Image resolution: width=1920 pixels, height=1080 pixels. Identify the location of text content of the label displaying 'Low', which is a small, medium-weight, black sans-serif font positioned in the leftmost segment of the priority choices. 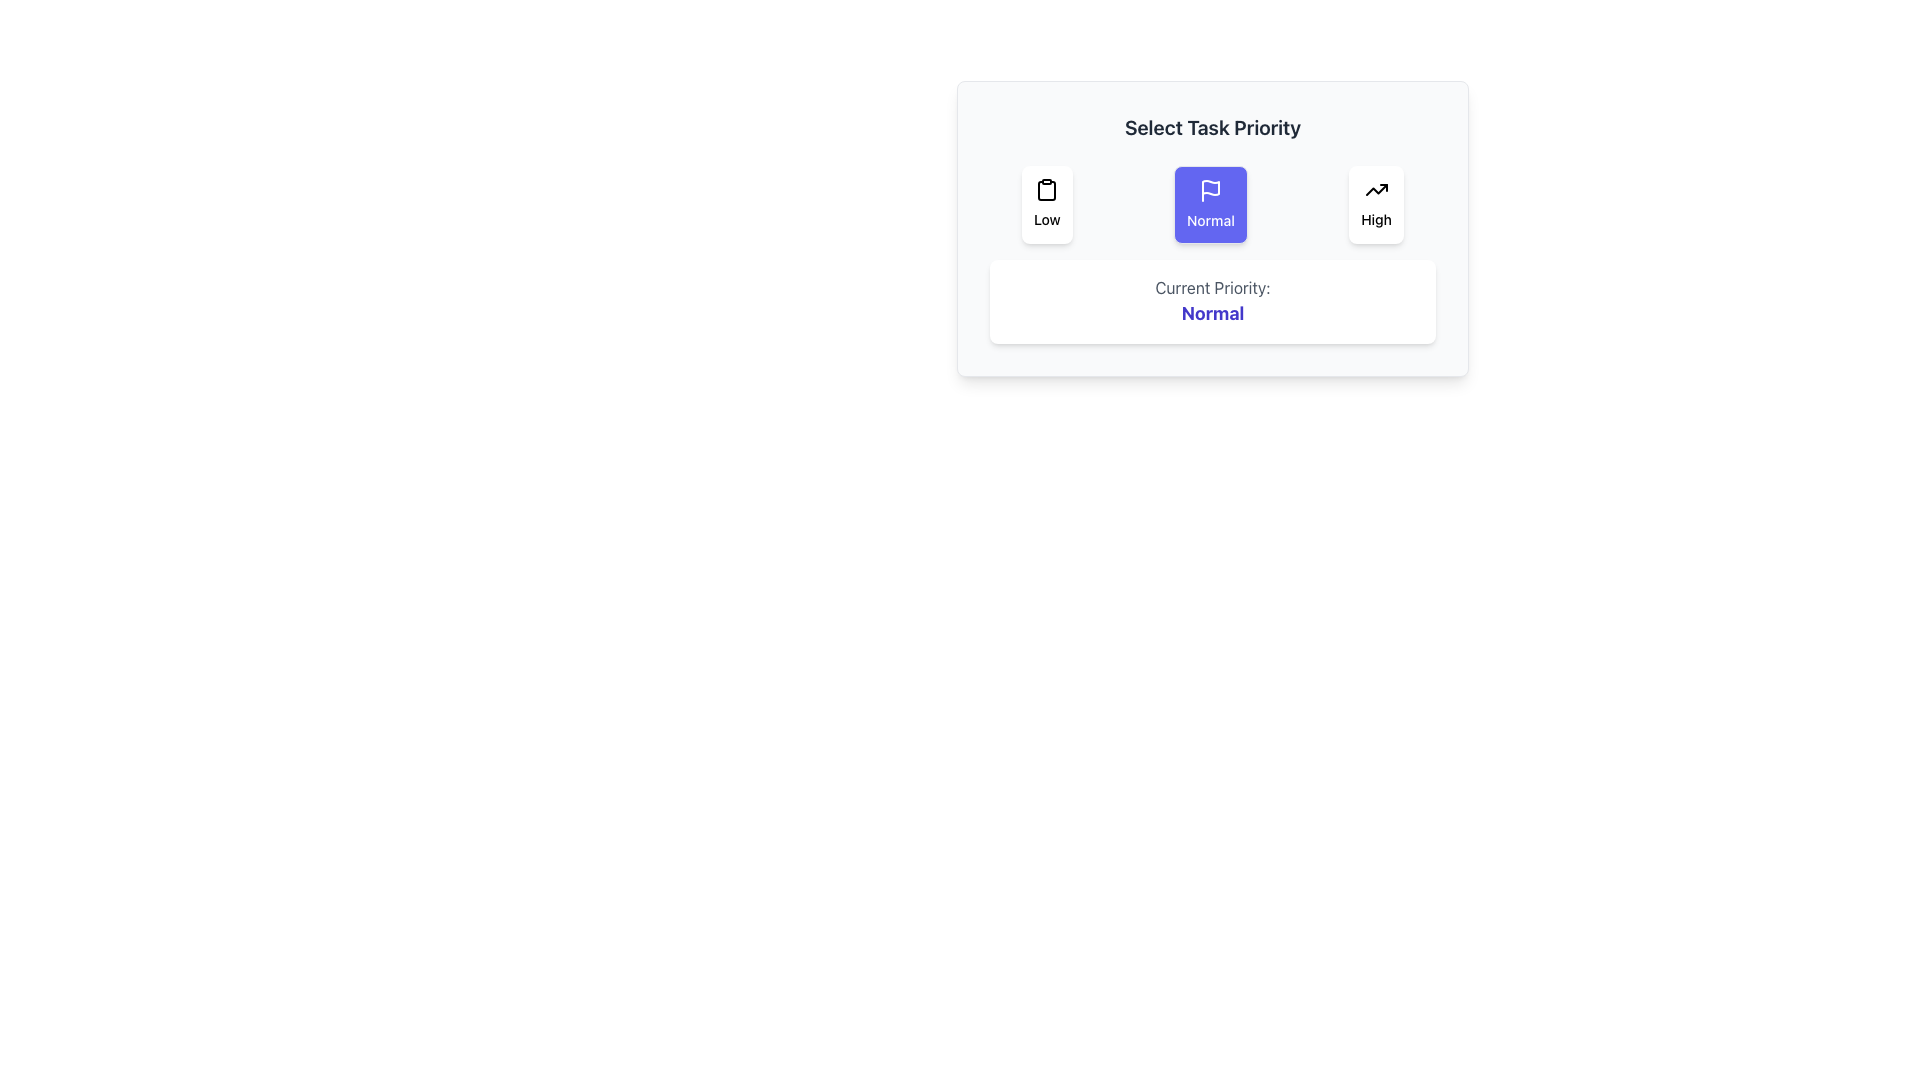
(1046, 219).